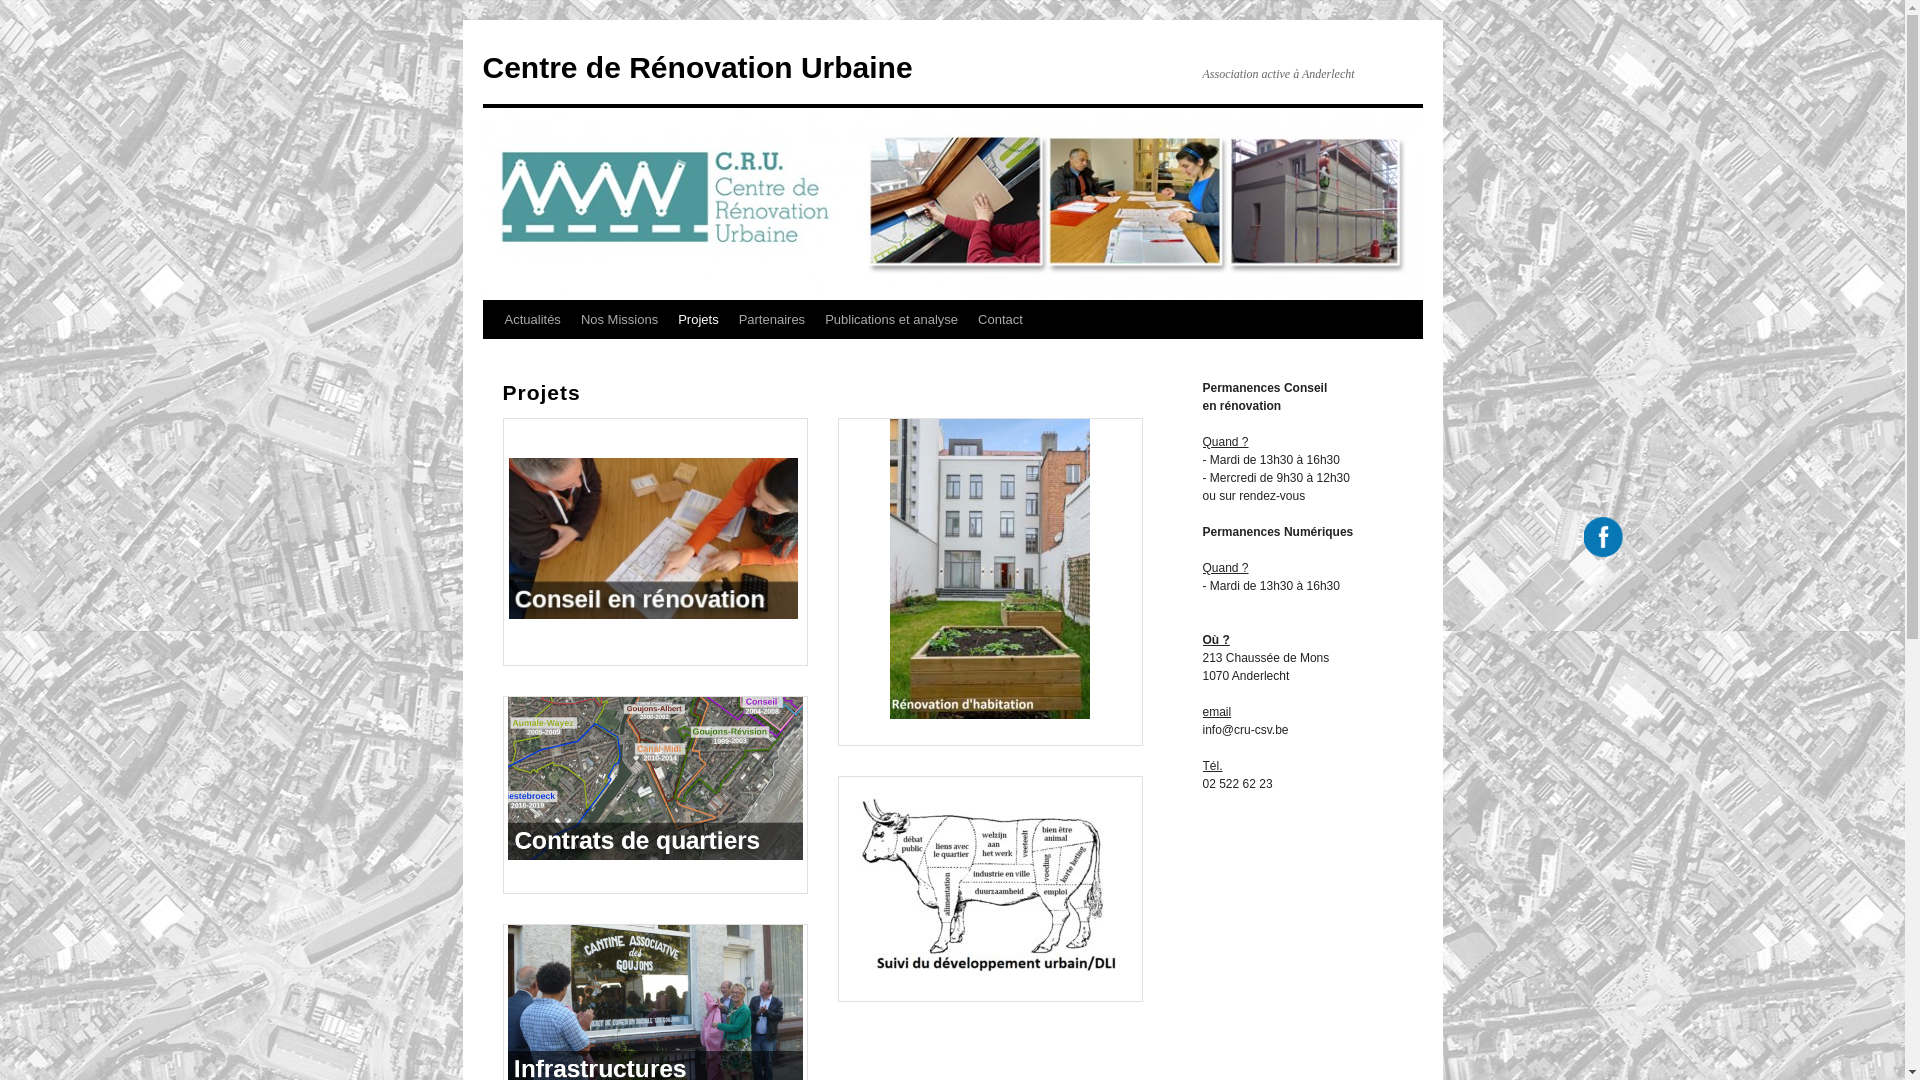  What do you see at coordinates (481, 356) in the screenshot?
I see `'Aller au contenu'` at bounding box center [481, 356].